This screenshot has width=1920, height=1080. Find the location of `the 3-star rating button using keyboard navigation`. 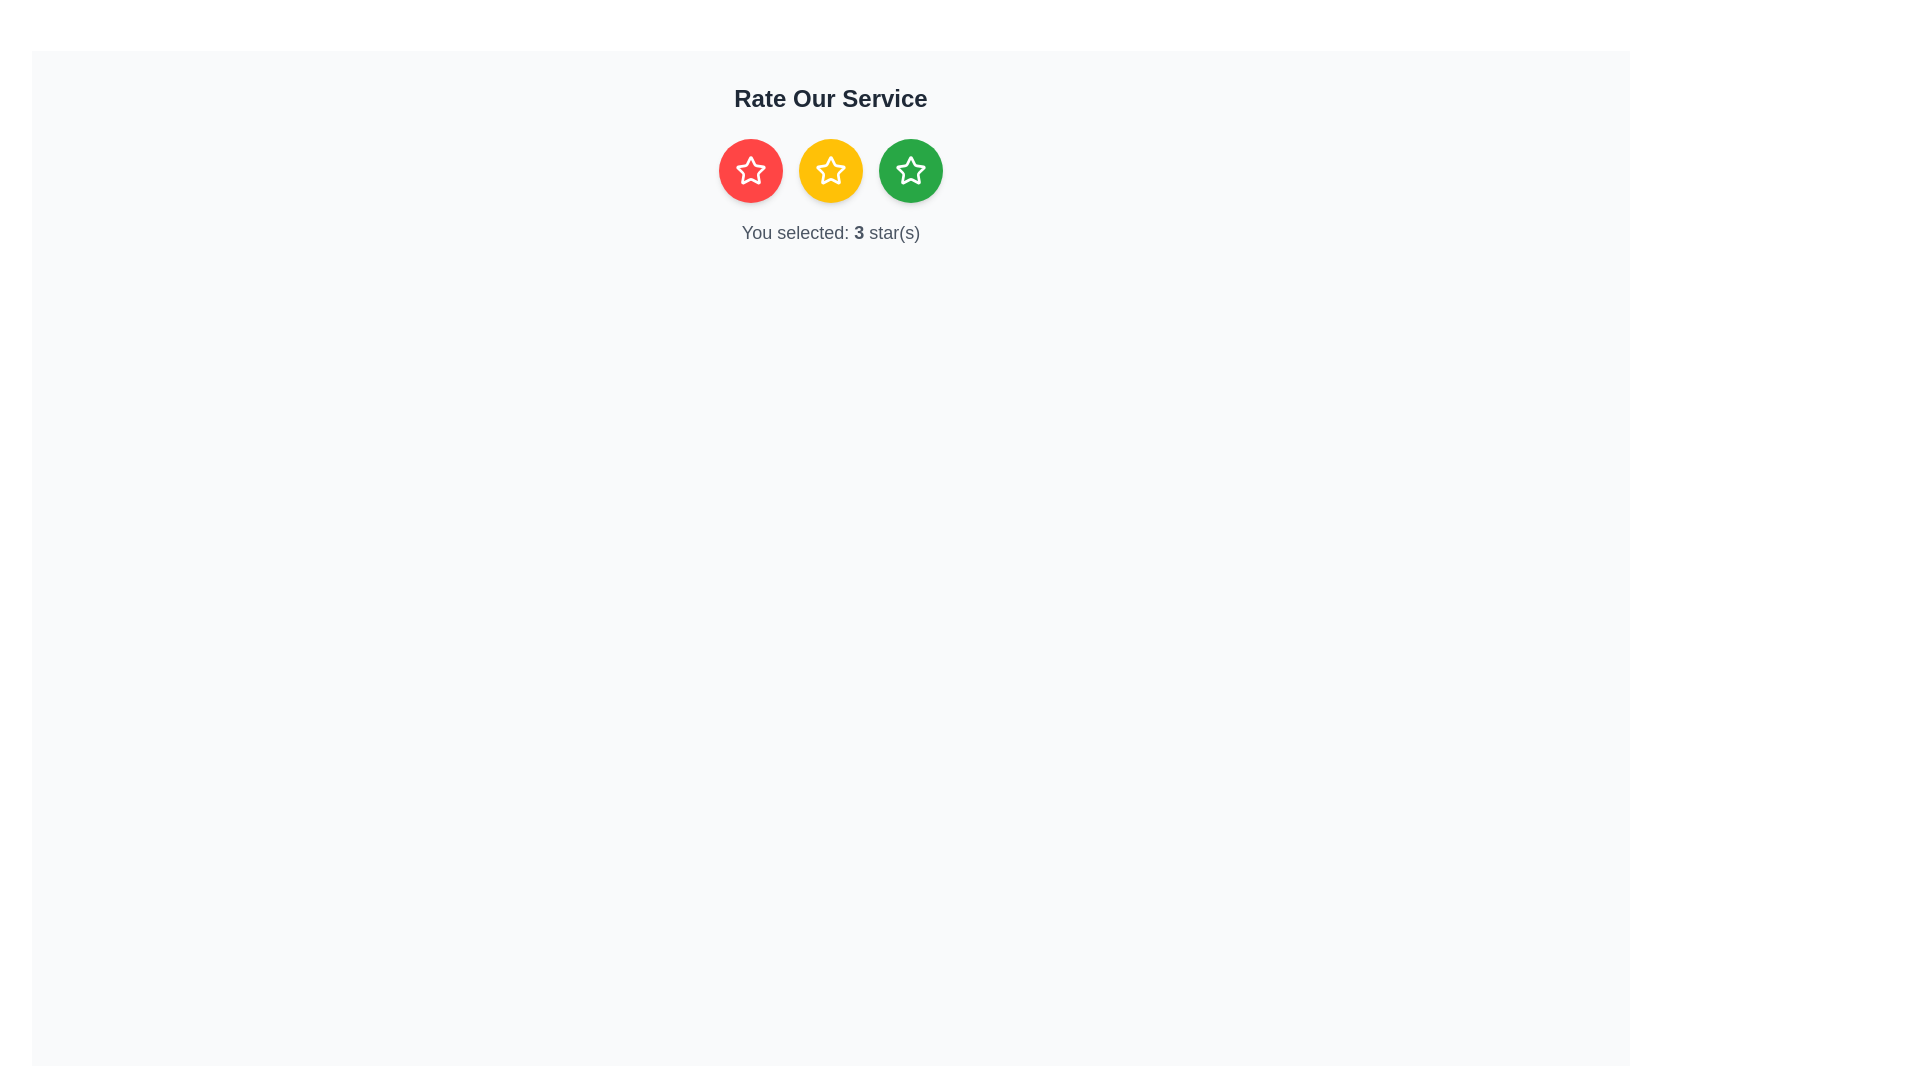

the 3-star rating button using keyboard navigation is located at coordinates (830, 169).